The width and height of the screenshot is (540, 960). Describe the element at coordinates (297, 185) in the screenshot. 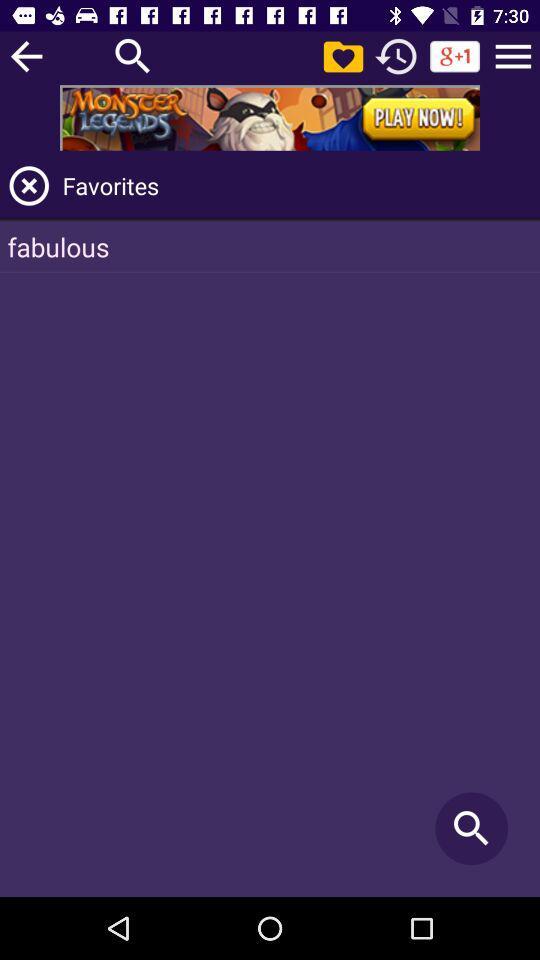

I see `favorites icon` at that location.